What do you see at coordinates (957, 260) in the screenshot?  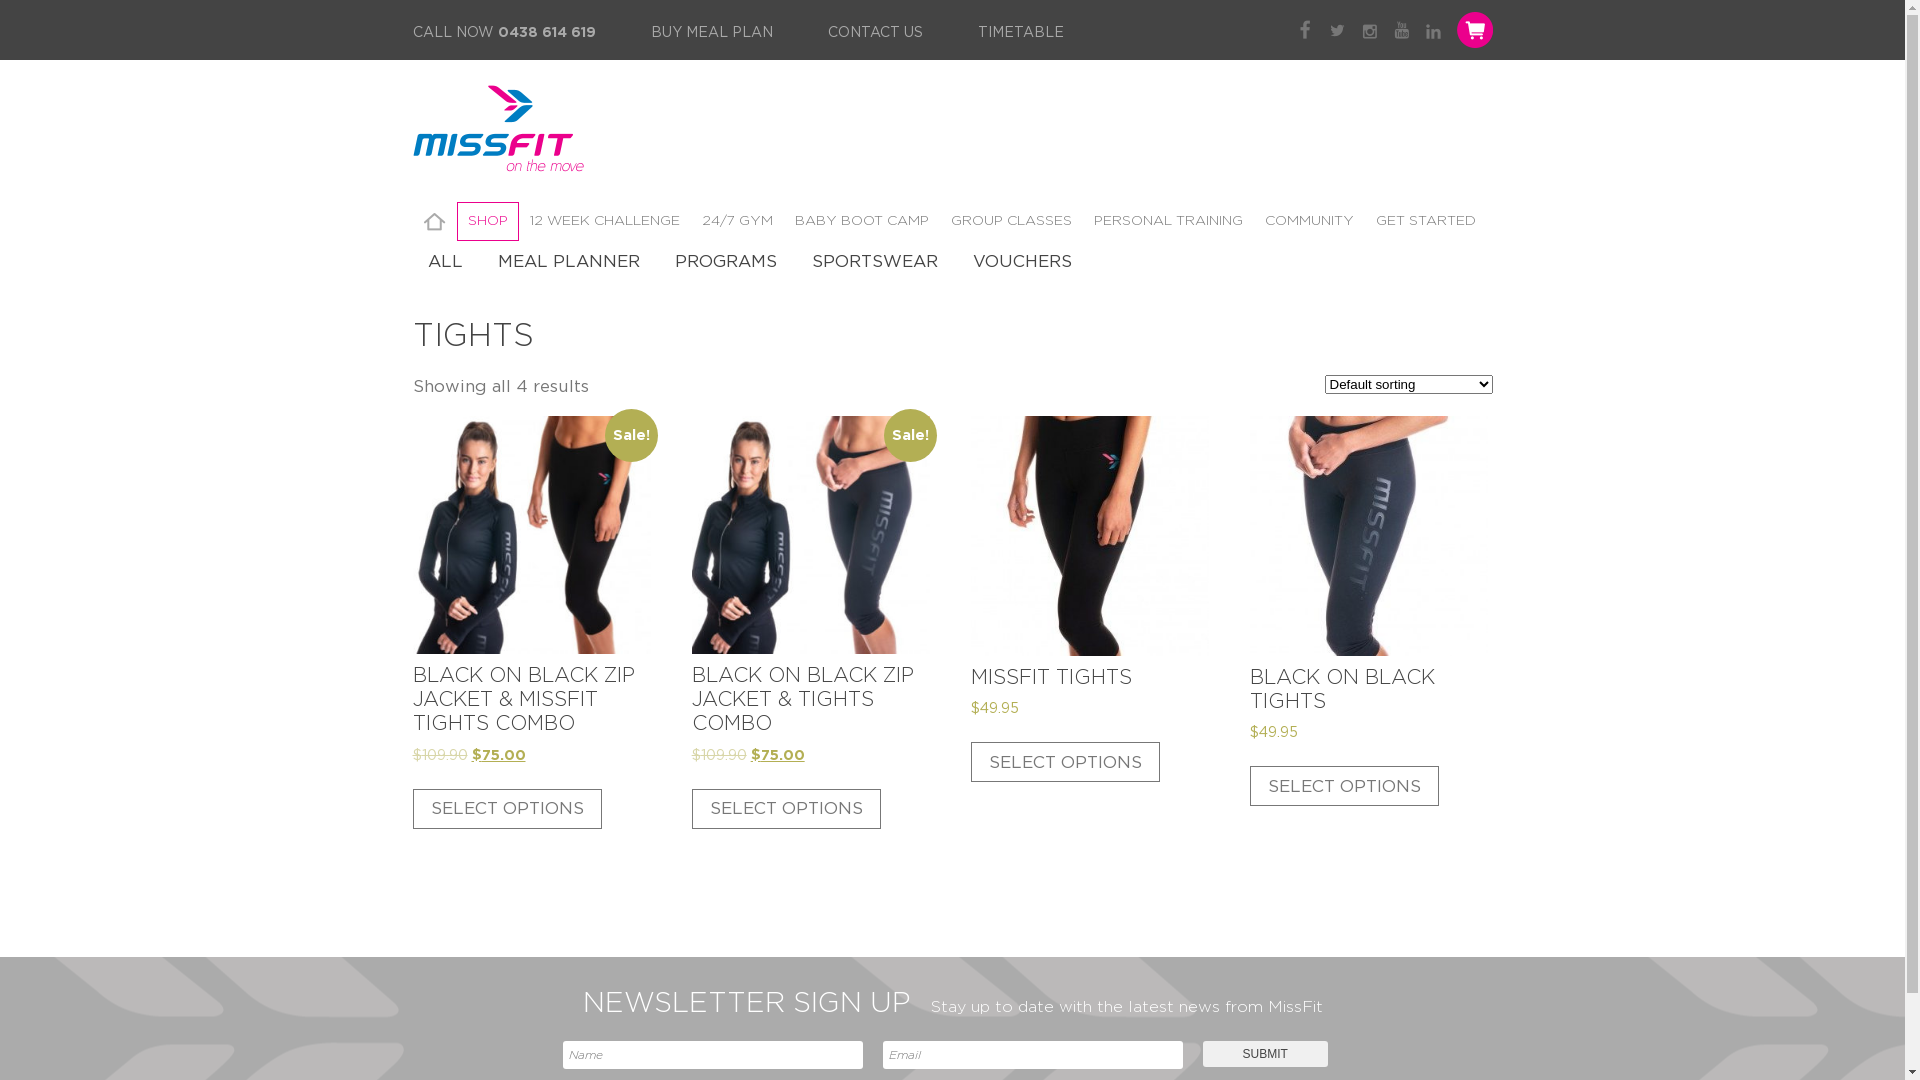 I see `'VOUCHERS'` at bounding box center [957, 260].